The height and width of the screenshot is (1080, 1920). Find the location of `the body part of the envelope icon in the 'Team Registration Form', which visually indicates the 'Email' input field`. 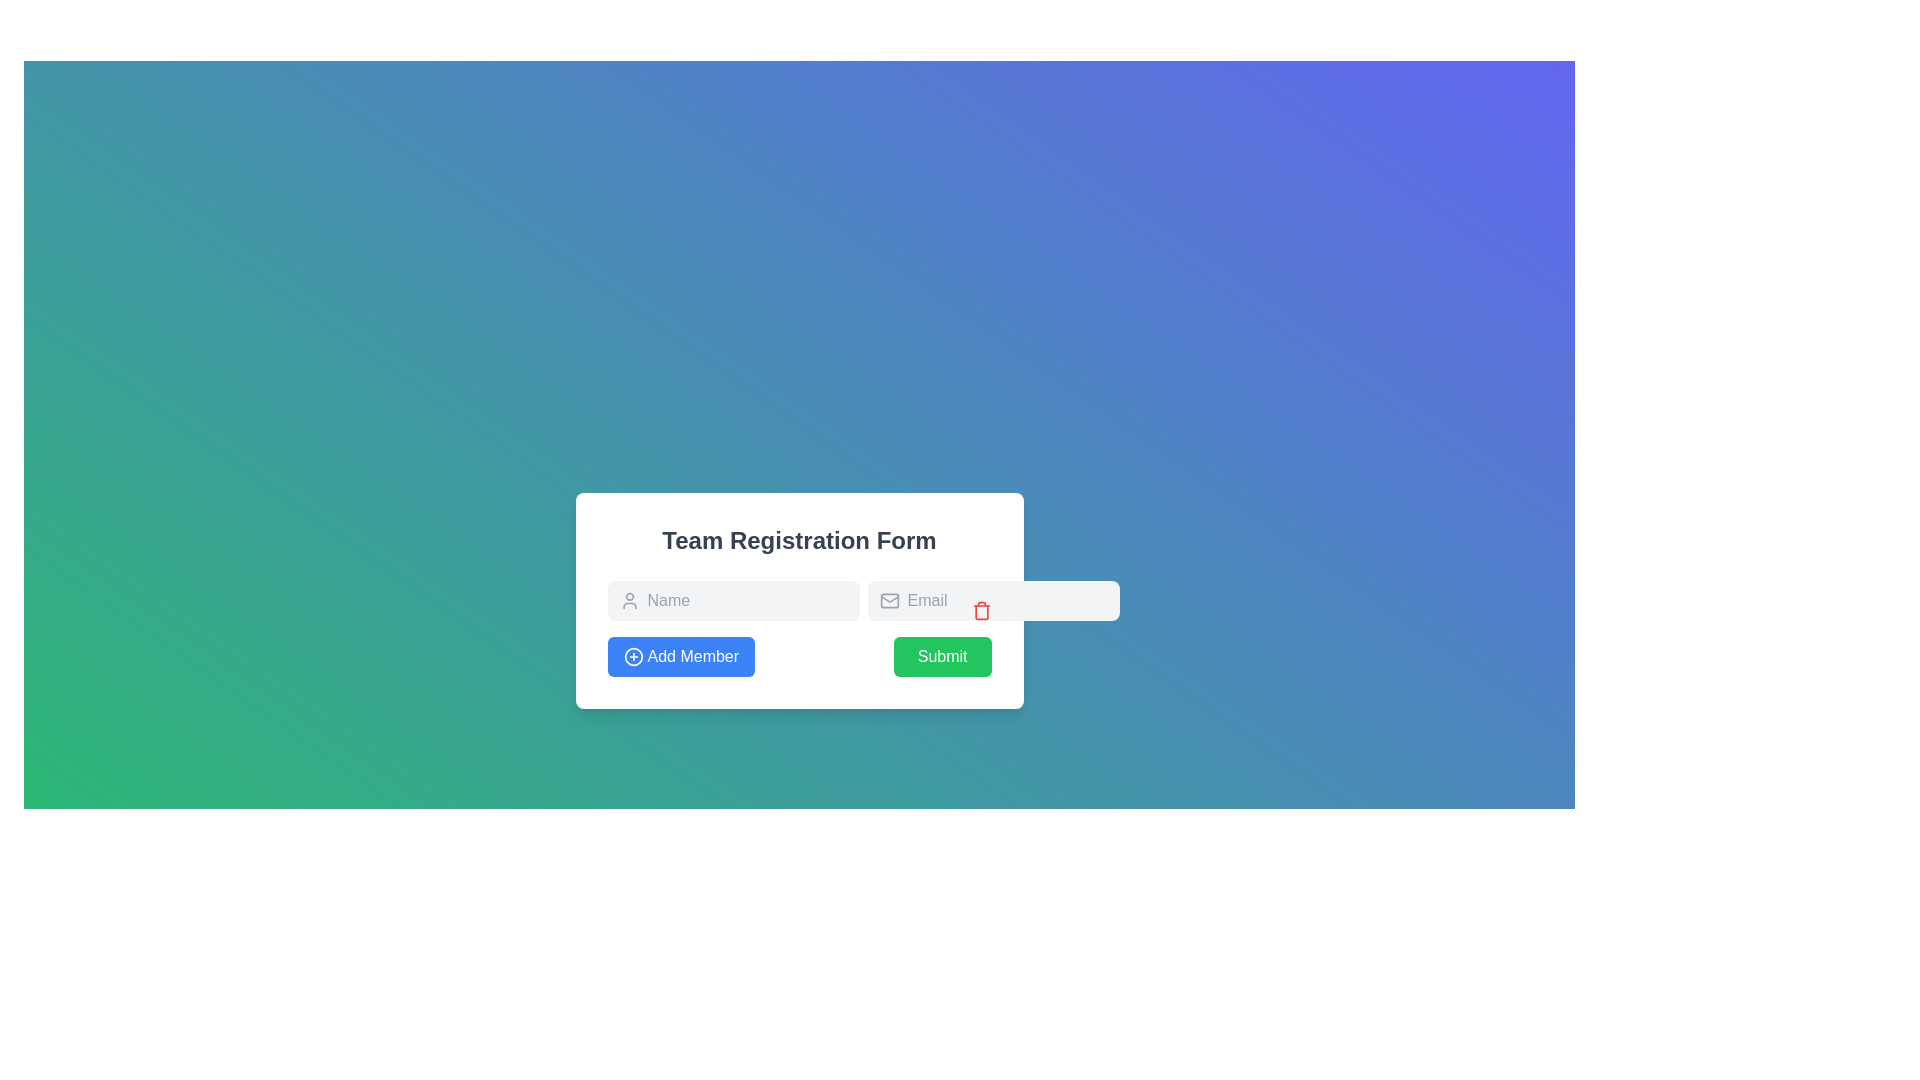

the body part of the envelope icon in the 'Team Registration Form', which visually indicates the 'Email' input field is located at coordinates (888, 600).